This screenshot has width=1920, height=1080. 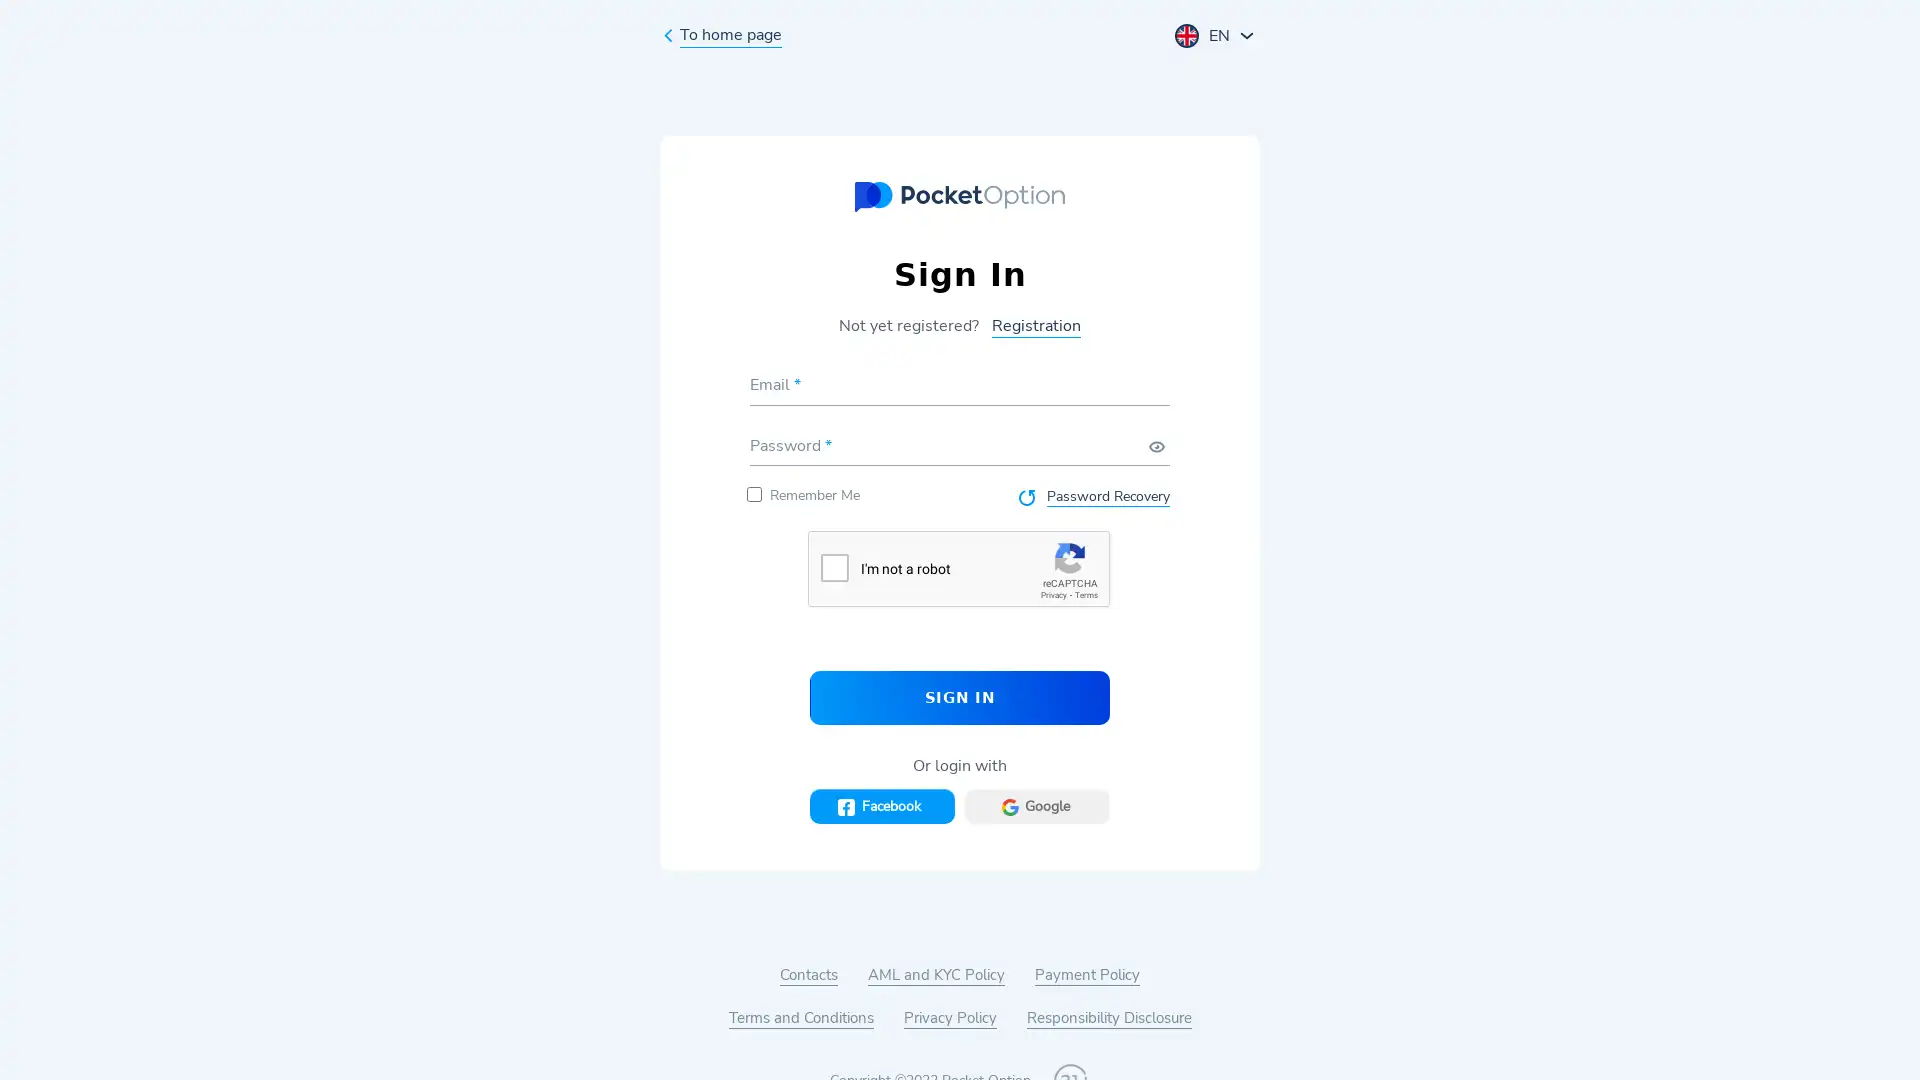 I want to click on SIGN IN, so click(x=960, y=696).